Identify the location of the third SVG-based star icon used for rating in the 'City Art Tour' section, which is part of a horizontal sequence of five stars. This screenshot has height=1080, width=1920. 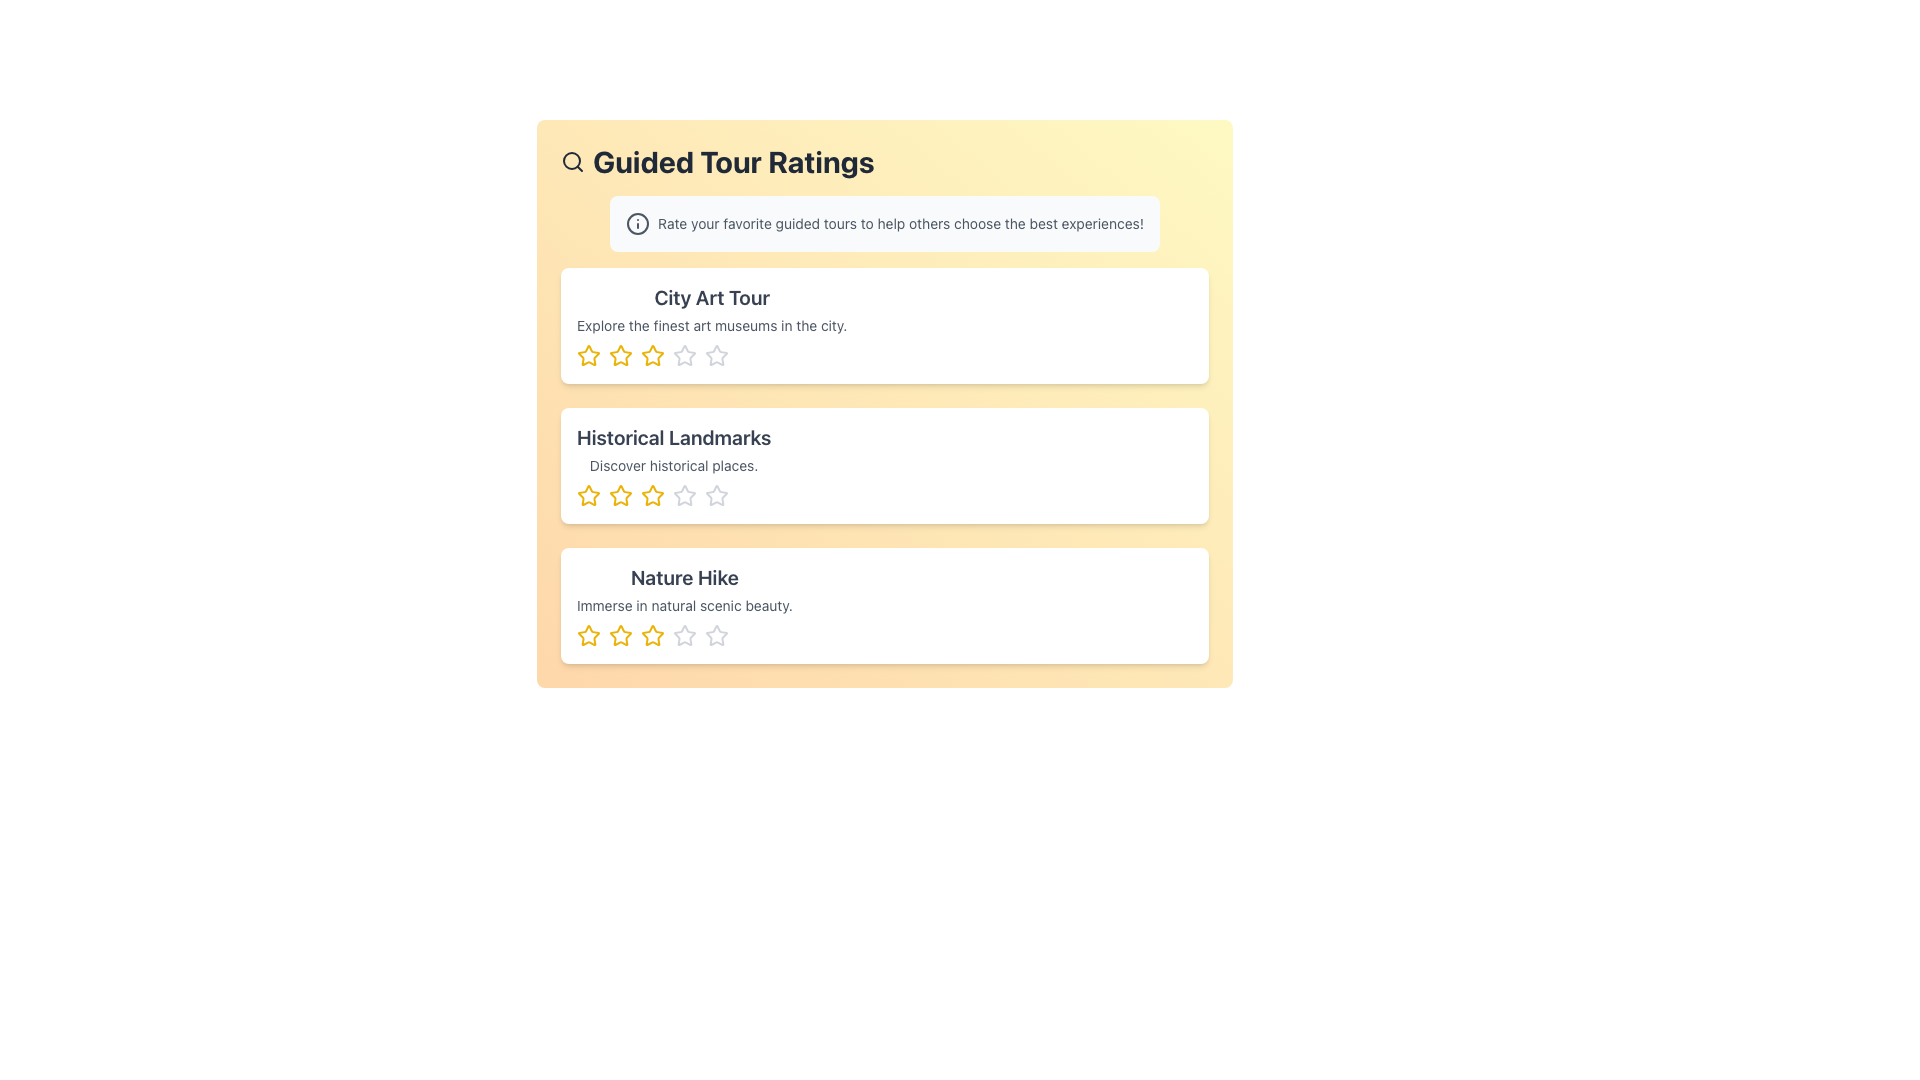
(652, 354).